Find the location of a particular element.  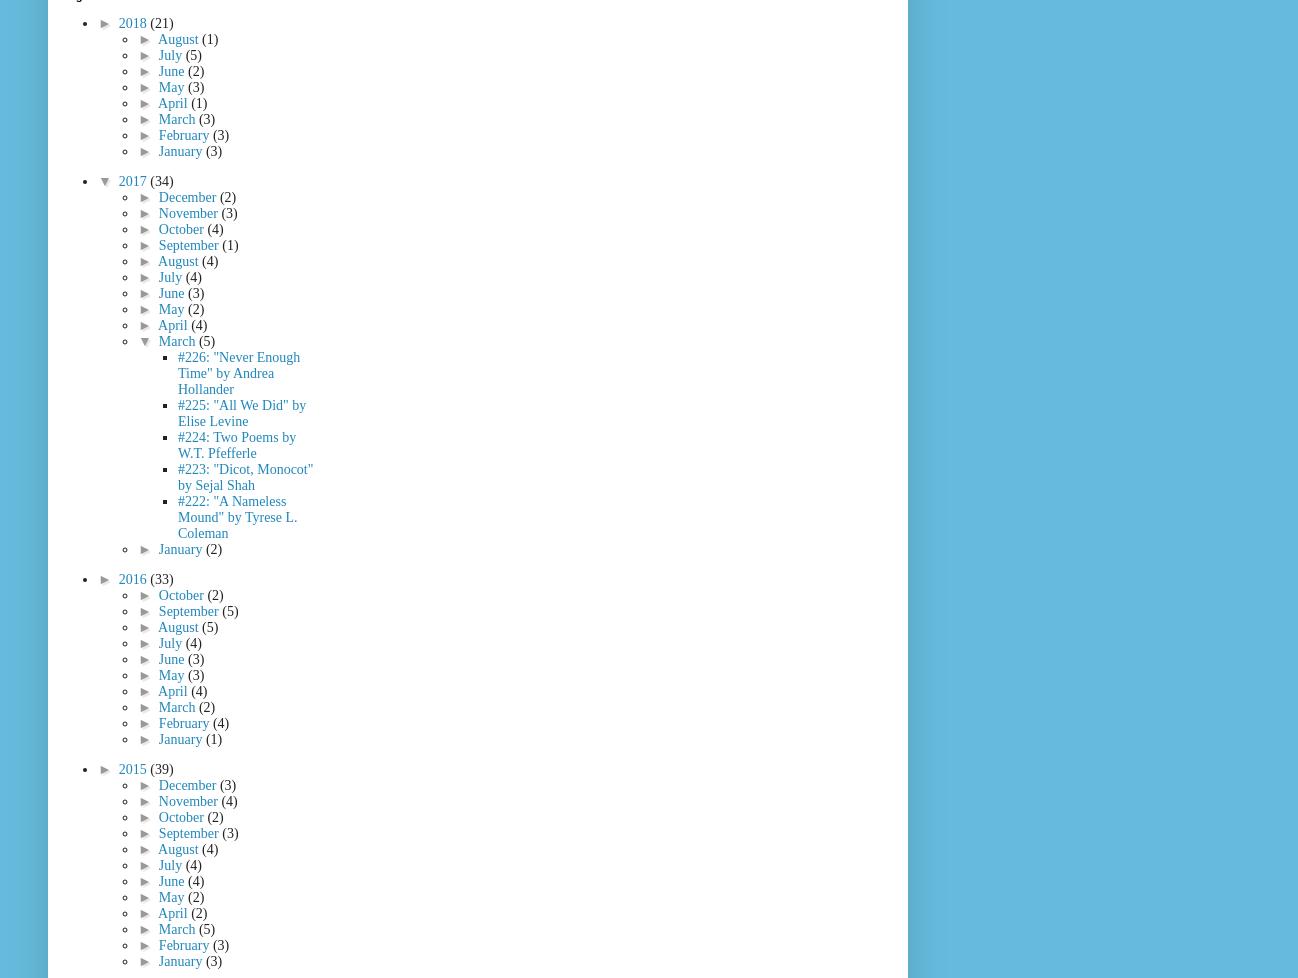

'#224: Two Poems by W.T. Pfefferle' is located at coordinates (237, 444).